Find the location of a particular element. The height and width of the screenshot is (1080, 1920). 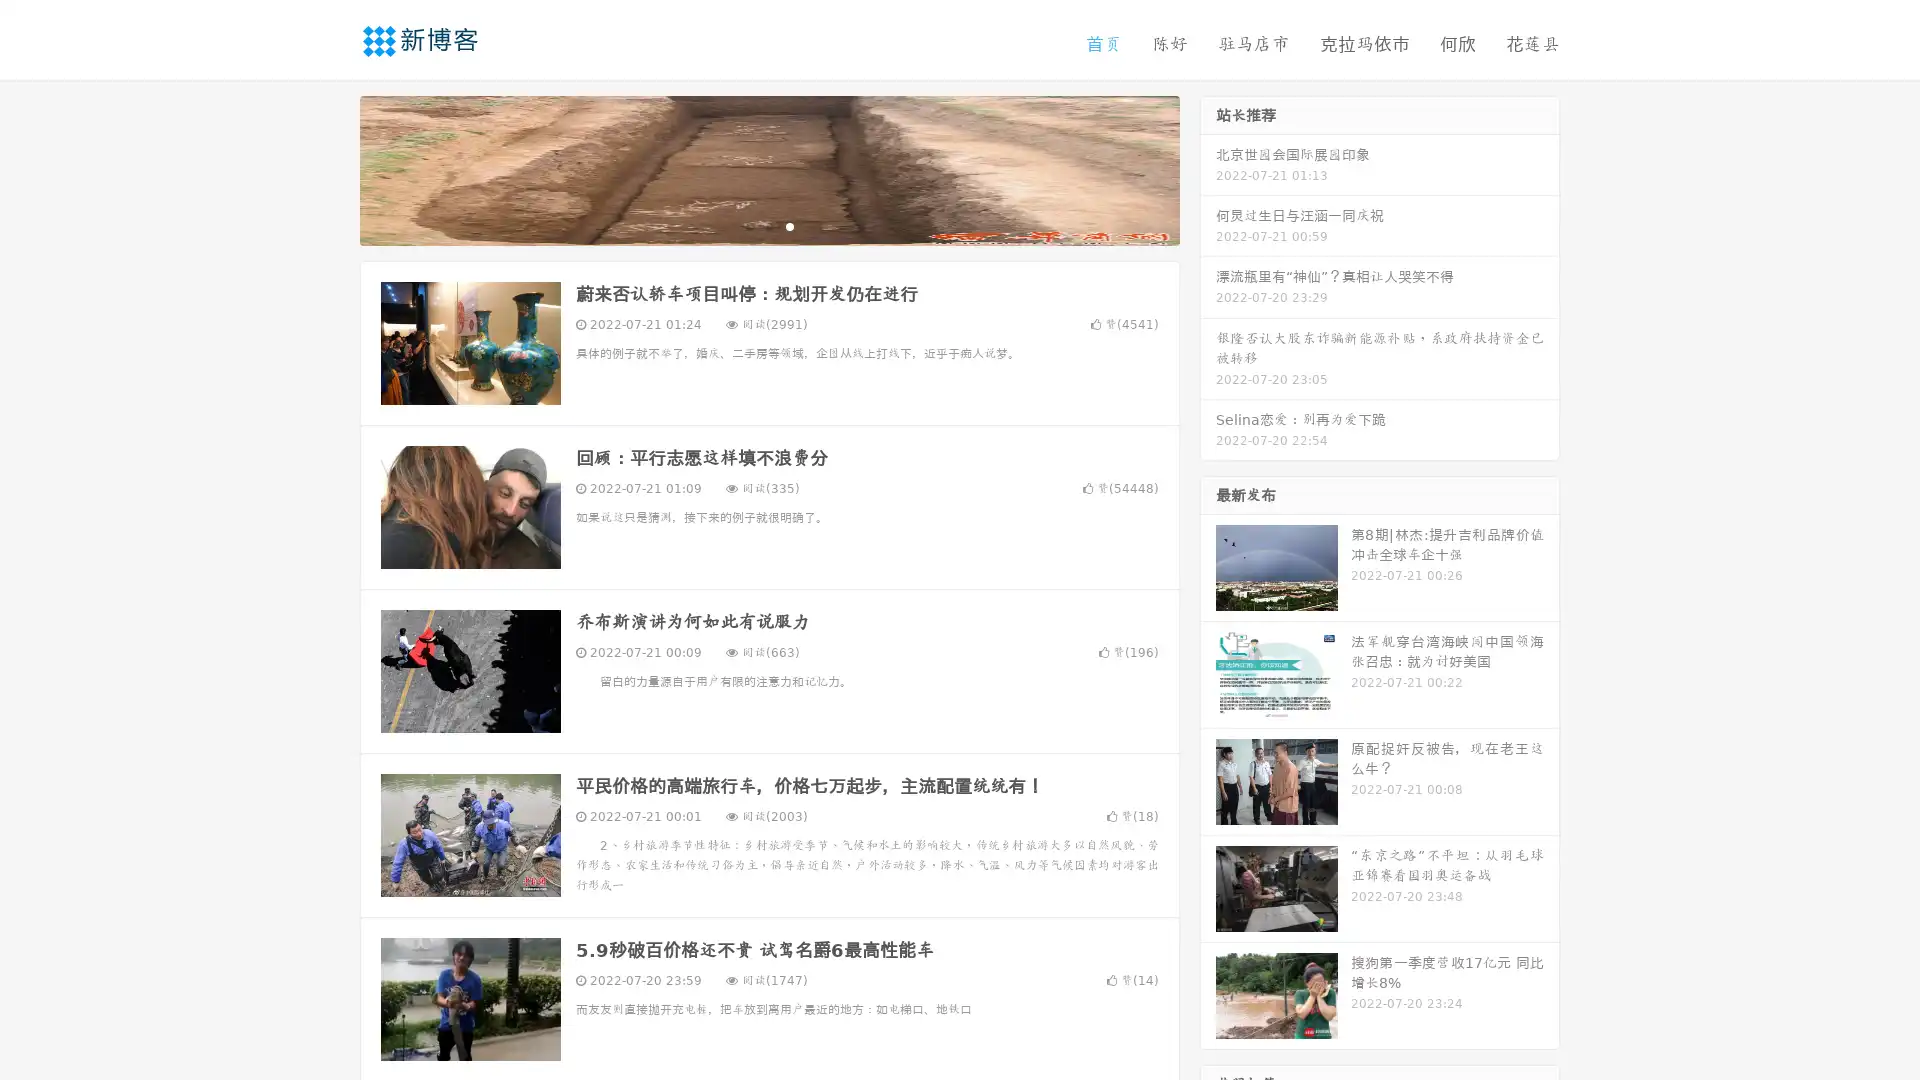

Go to slide 1 is located at coordinates (748, 225).